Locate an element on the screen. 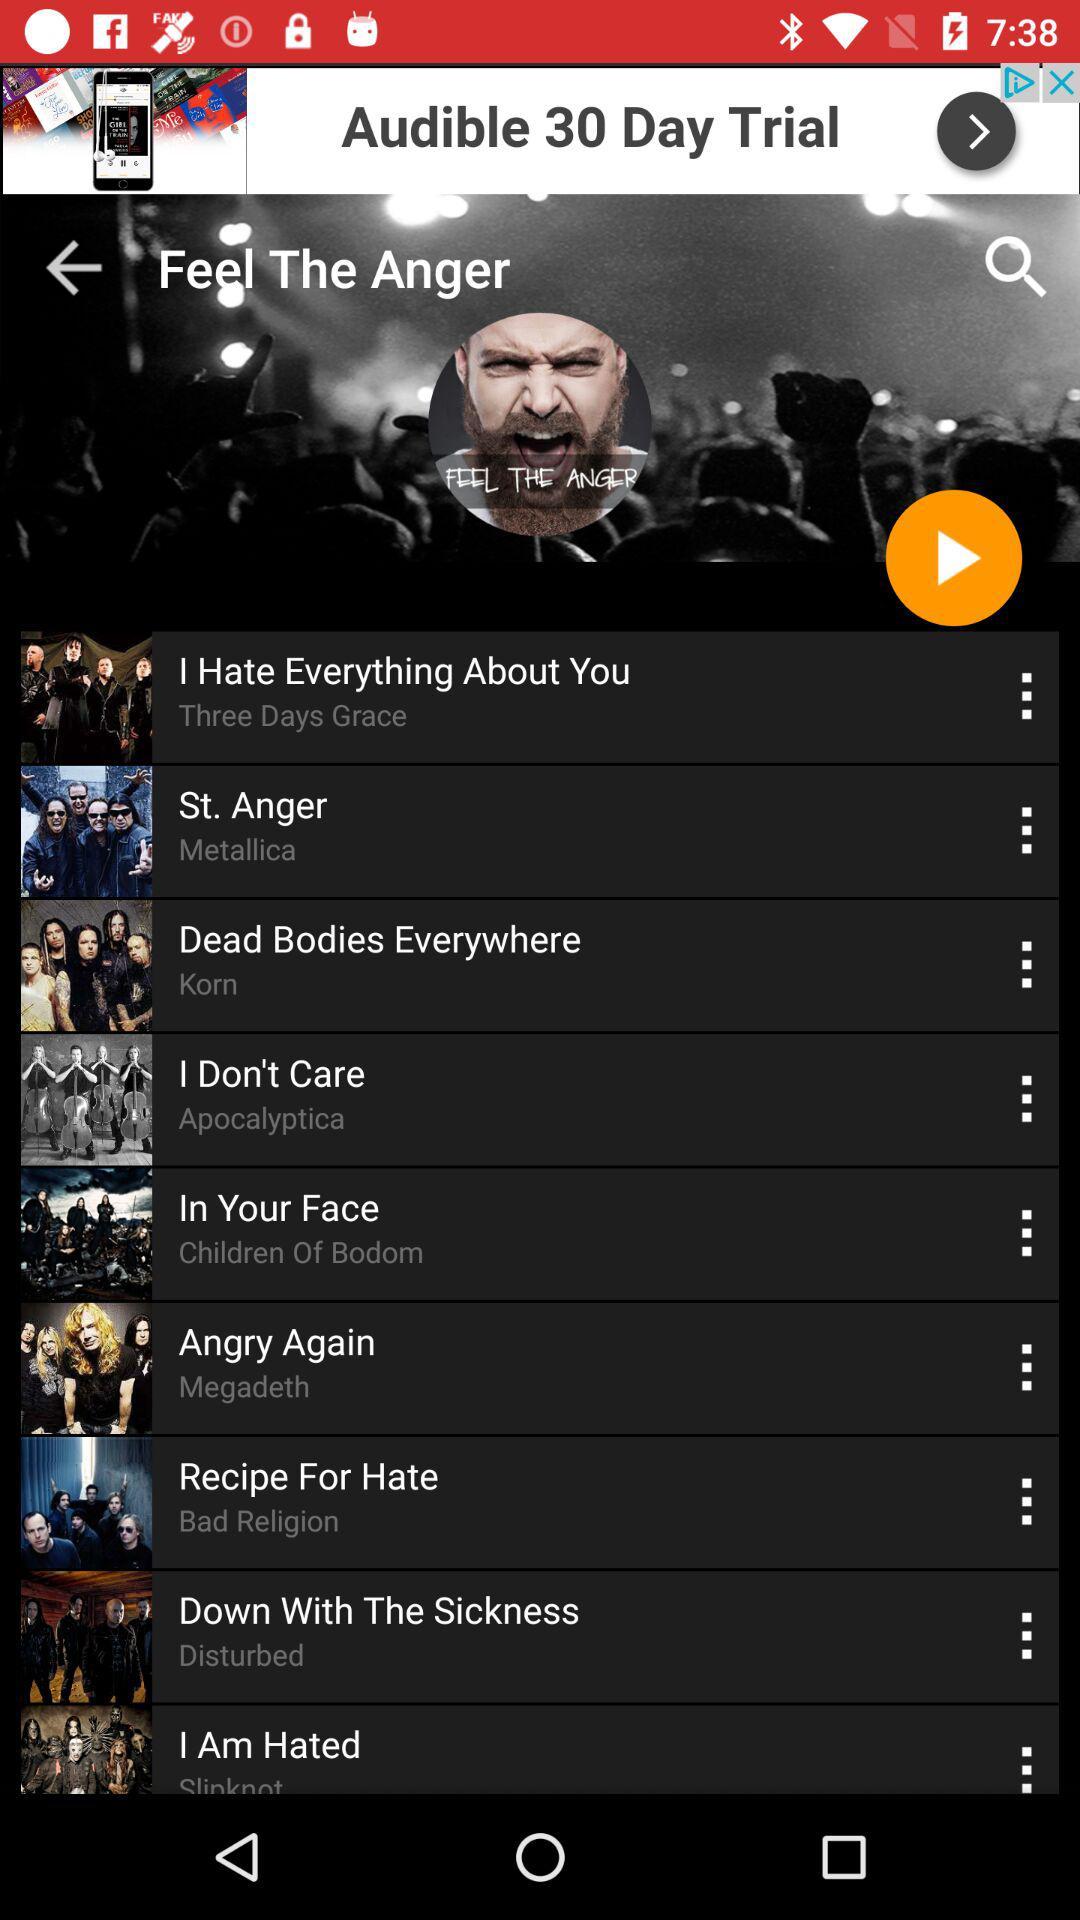  the last image is located at coordinates (85, 1749).